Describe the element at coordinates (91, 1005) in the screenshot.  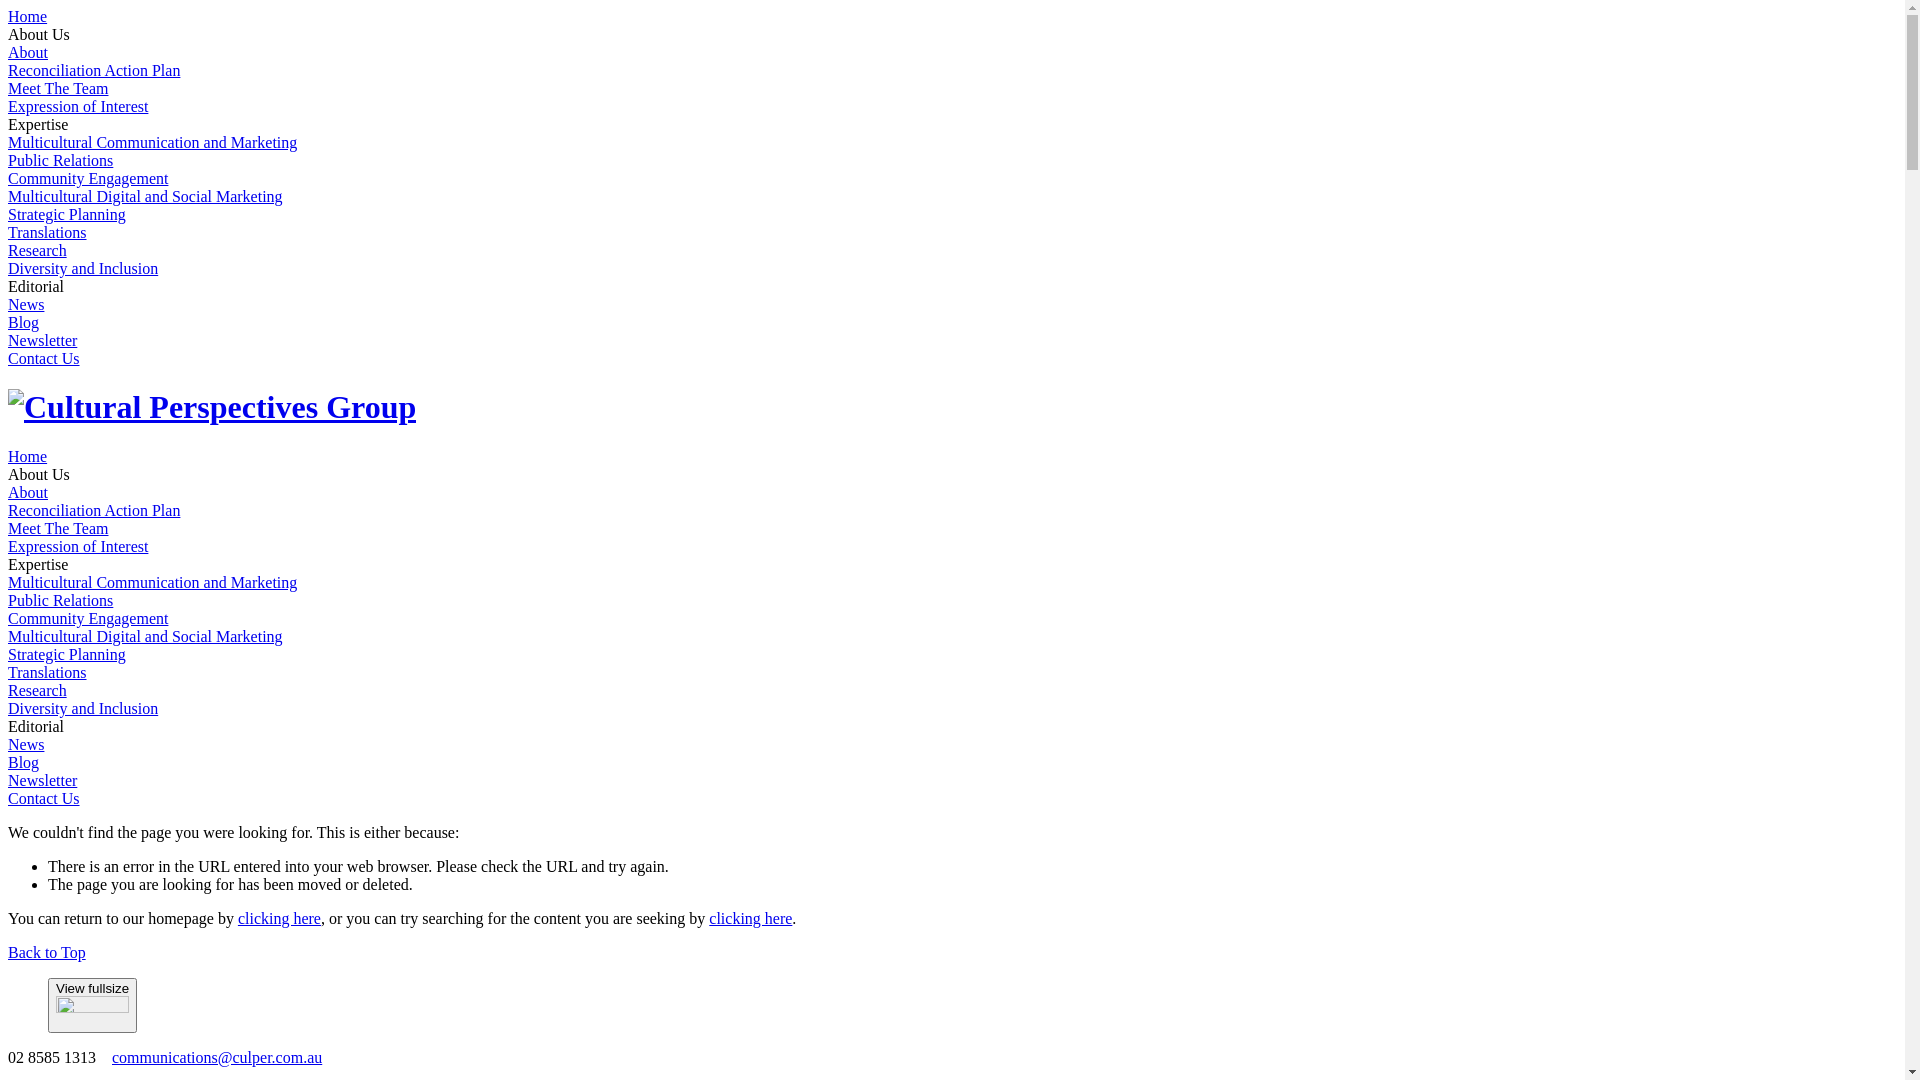
I see `'View fullsize'` at that location.